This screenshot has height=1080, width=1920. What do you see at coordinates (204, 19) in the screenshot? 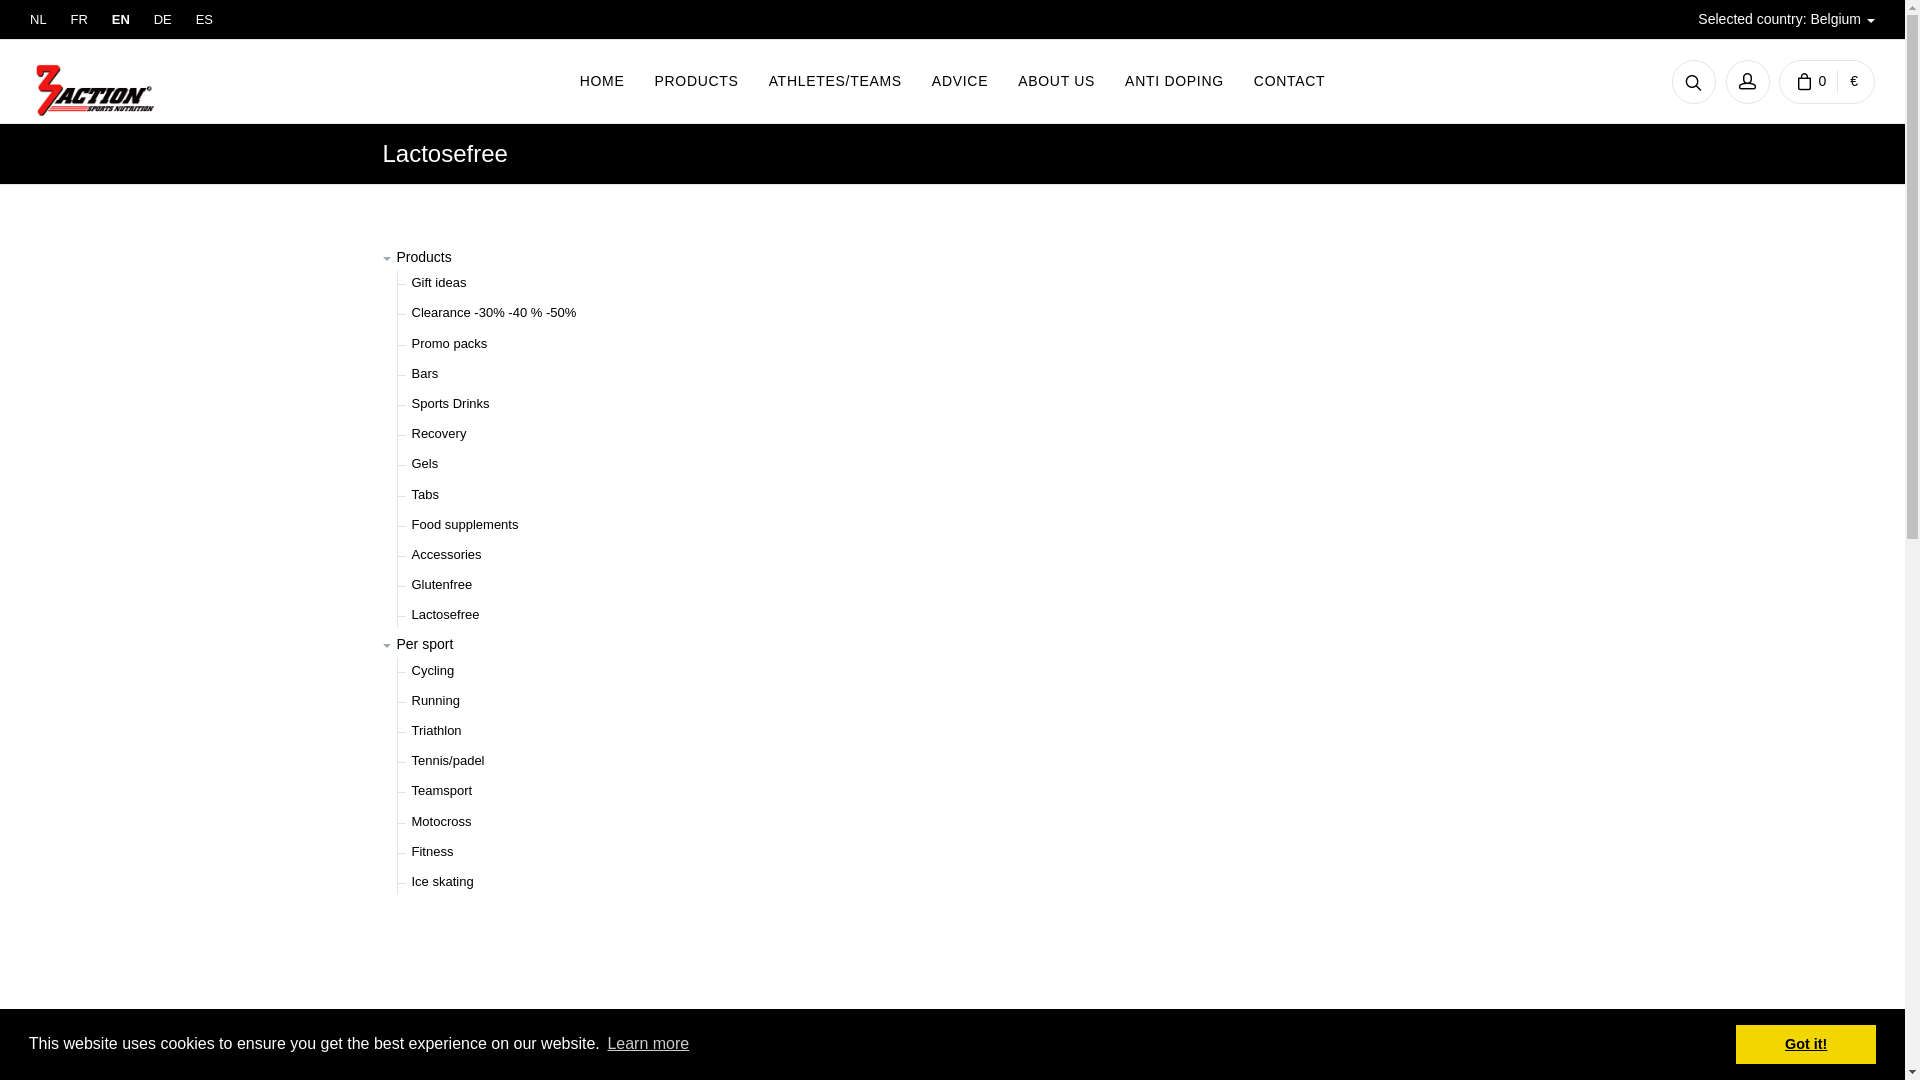
I see `'ES'` at bounding box center [204, 19].